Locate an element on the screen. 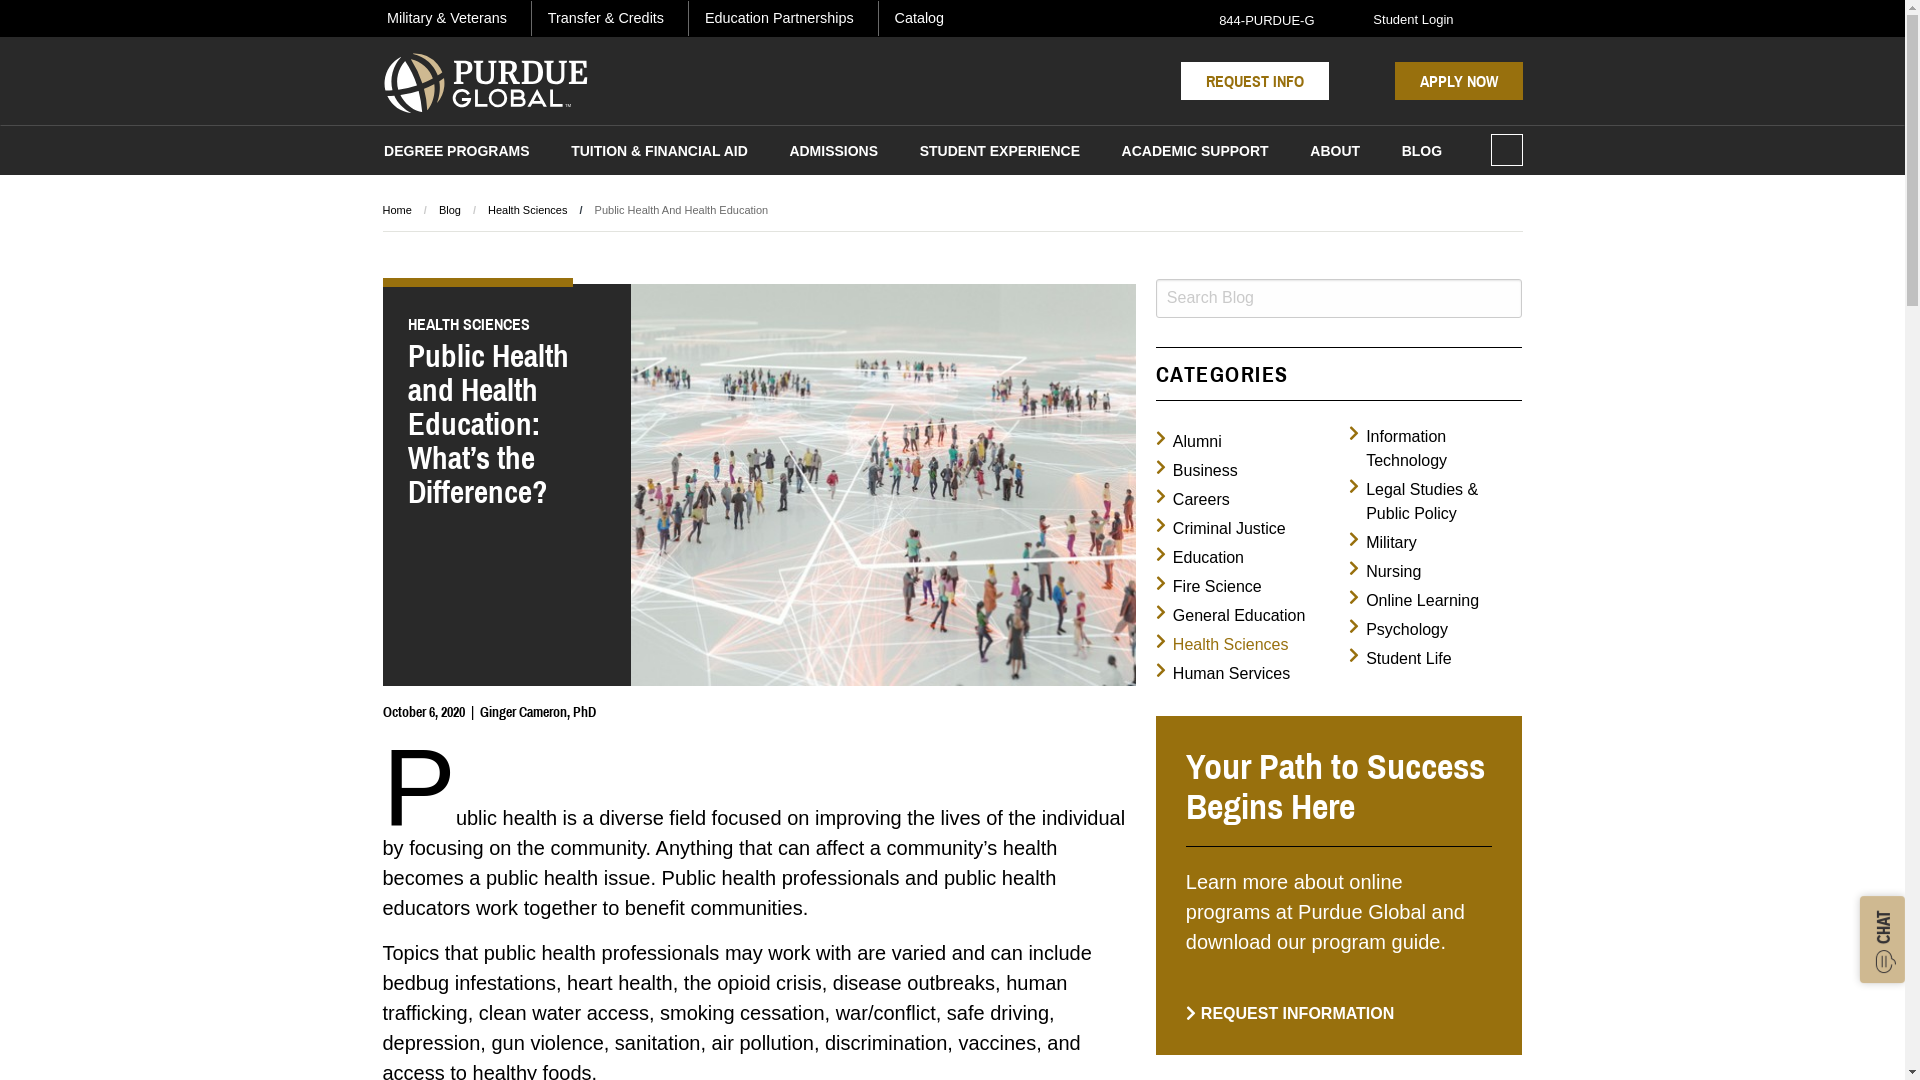  'Alumni' is located at coordinates (1156, 441).